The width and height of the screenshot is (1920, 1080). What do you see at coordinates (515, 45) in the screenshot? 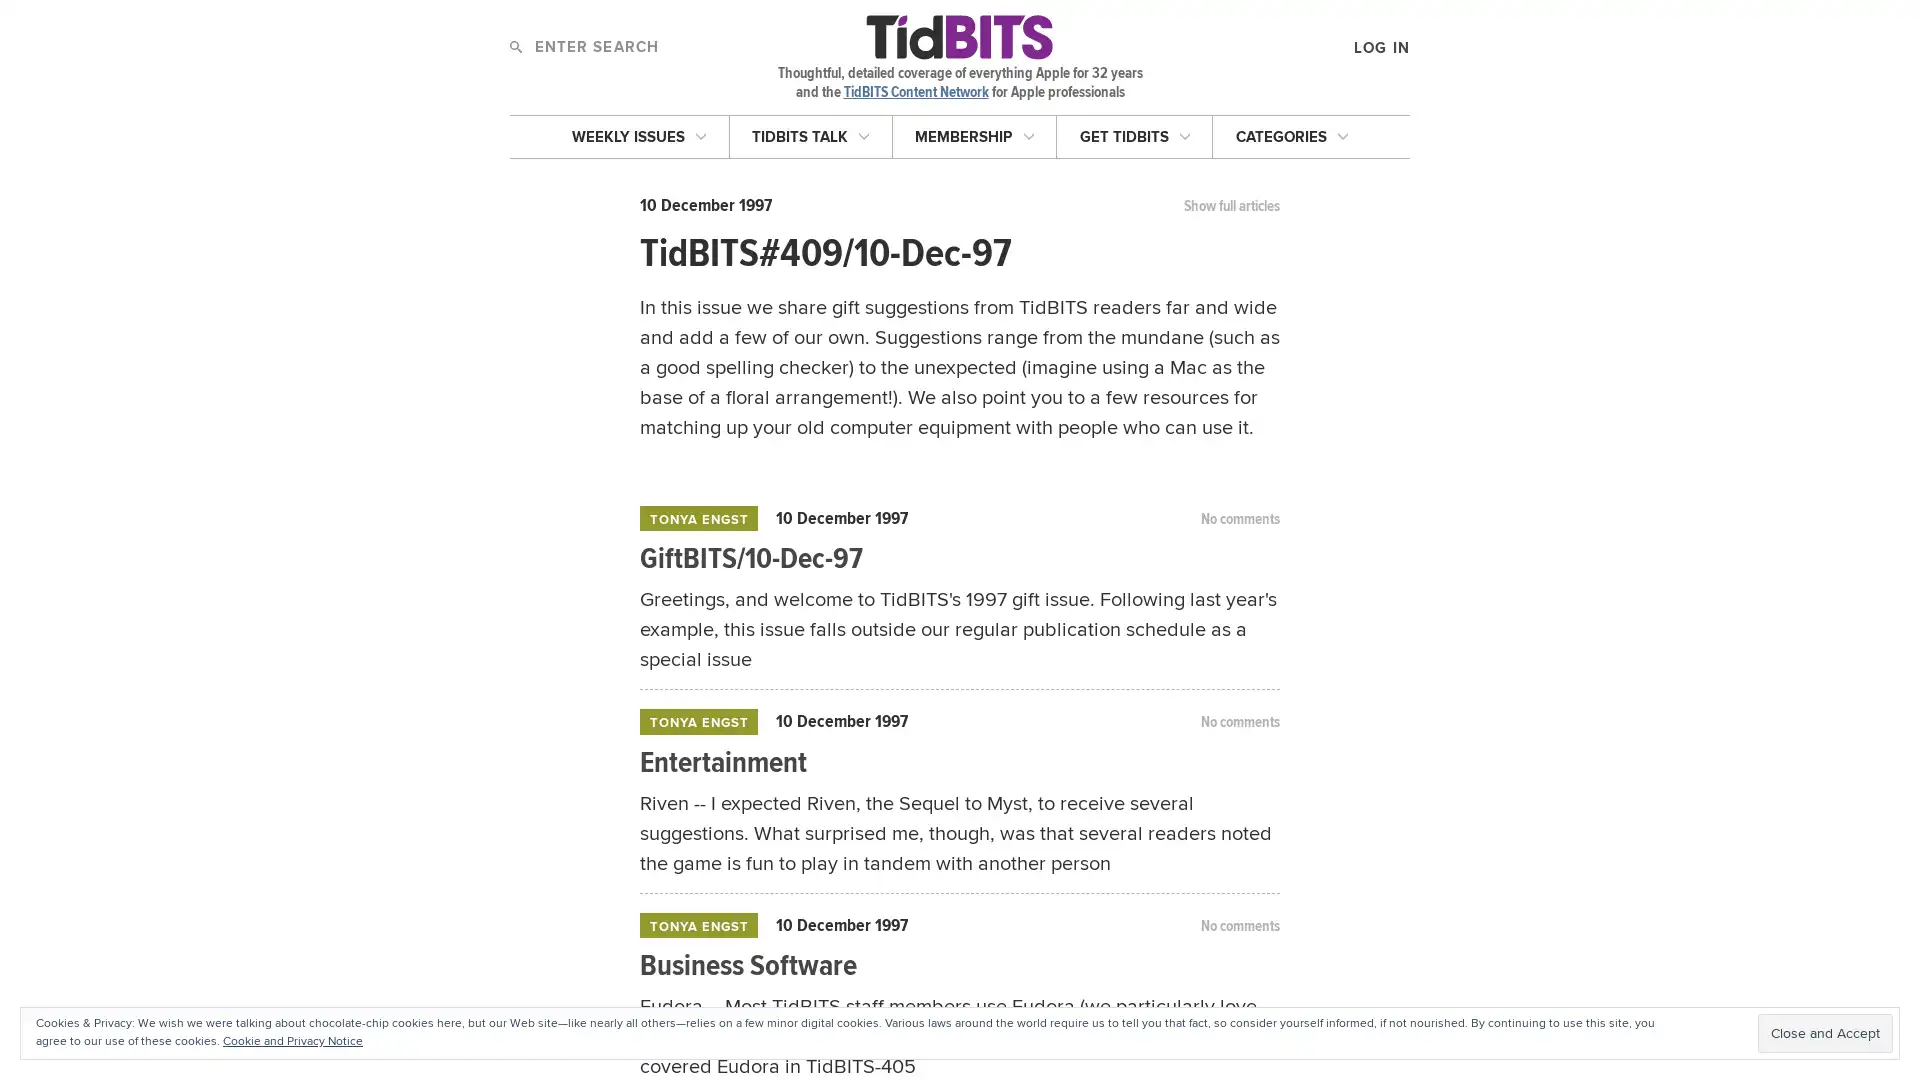
I see `Search` at bounding box center [515, 45].